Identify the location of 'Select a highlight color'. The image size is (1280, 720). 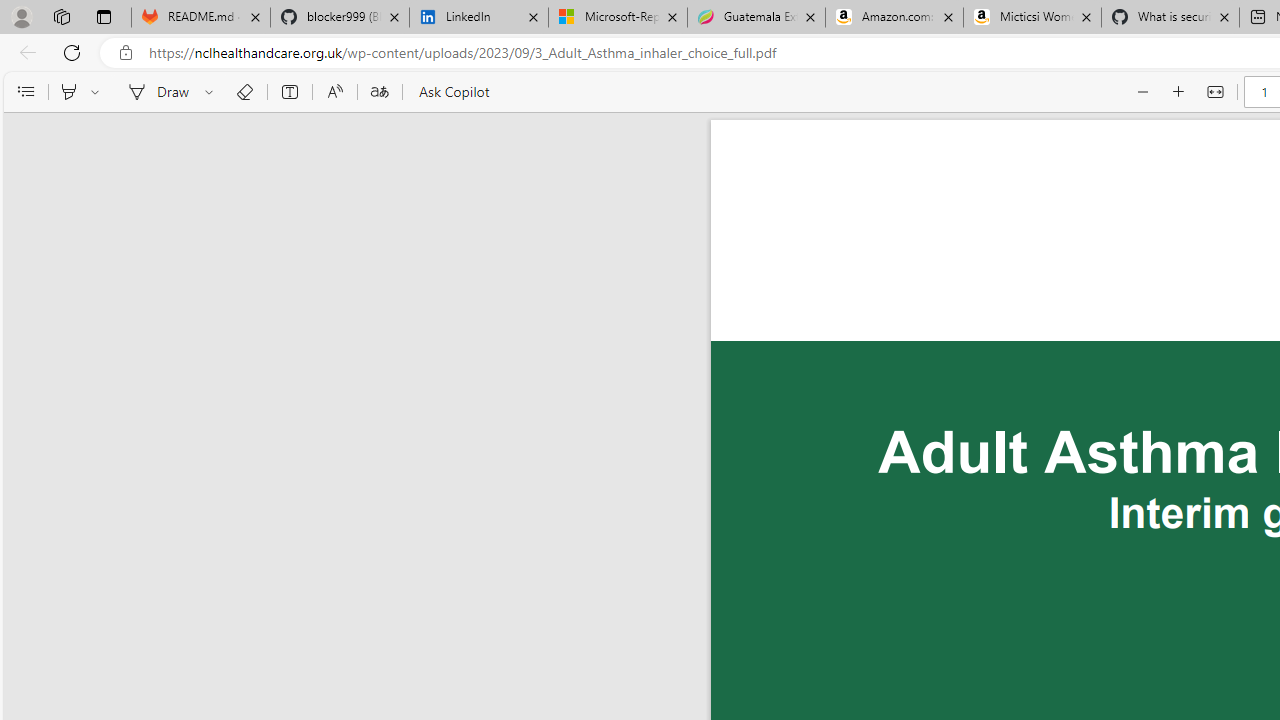
(97, 92).